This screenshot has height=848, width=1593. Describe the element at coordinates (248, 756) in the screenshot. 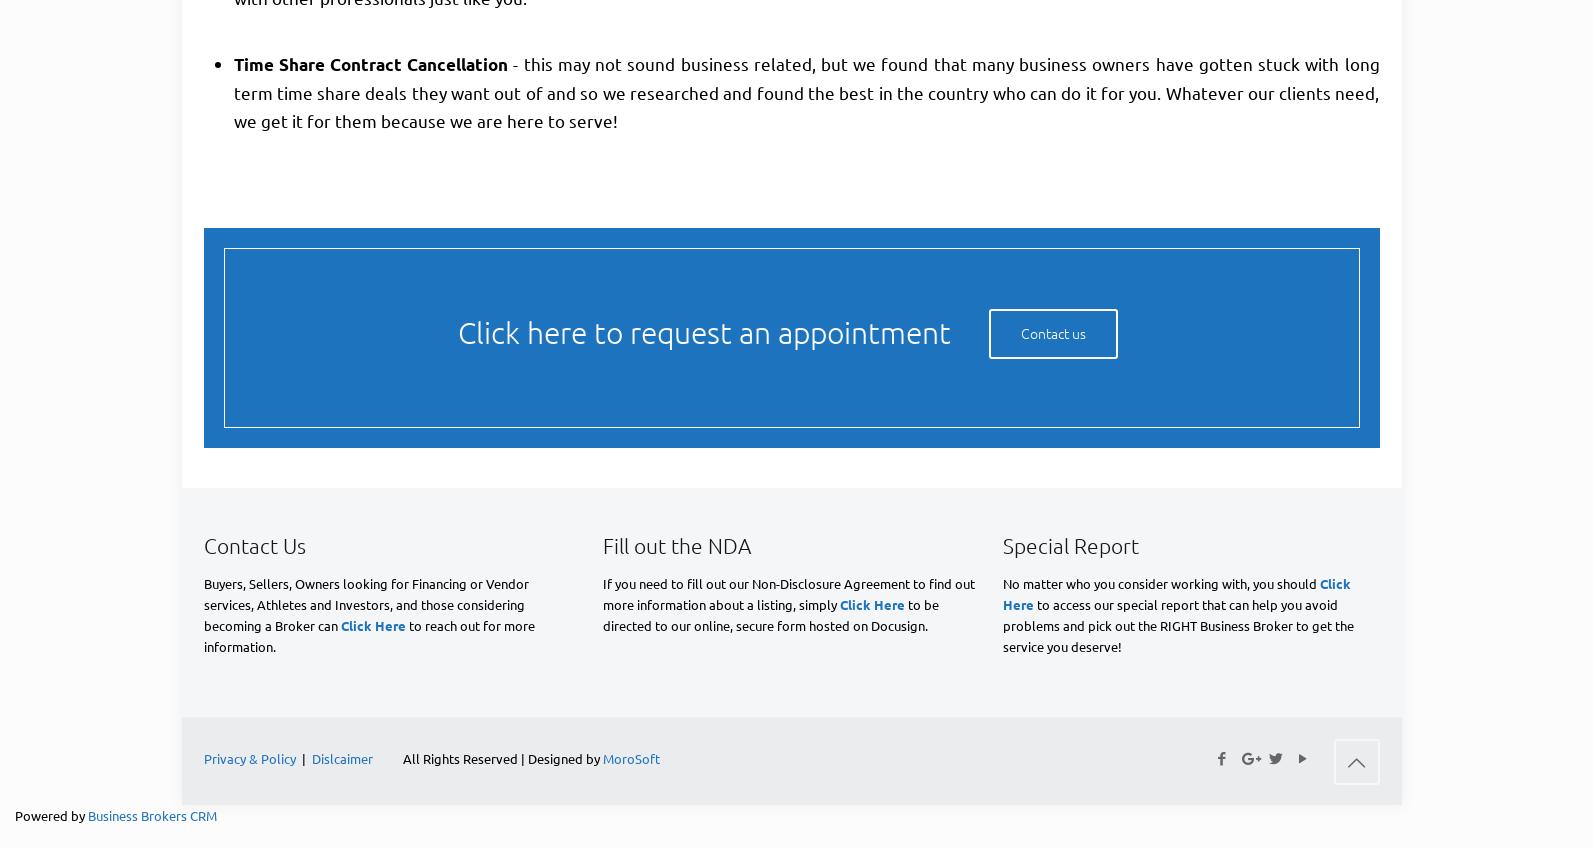

I see `'Privacy & Policy'` at that location.